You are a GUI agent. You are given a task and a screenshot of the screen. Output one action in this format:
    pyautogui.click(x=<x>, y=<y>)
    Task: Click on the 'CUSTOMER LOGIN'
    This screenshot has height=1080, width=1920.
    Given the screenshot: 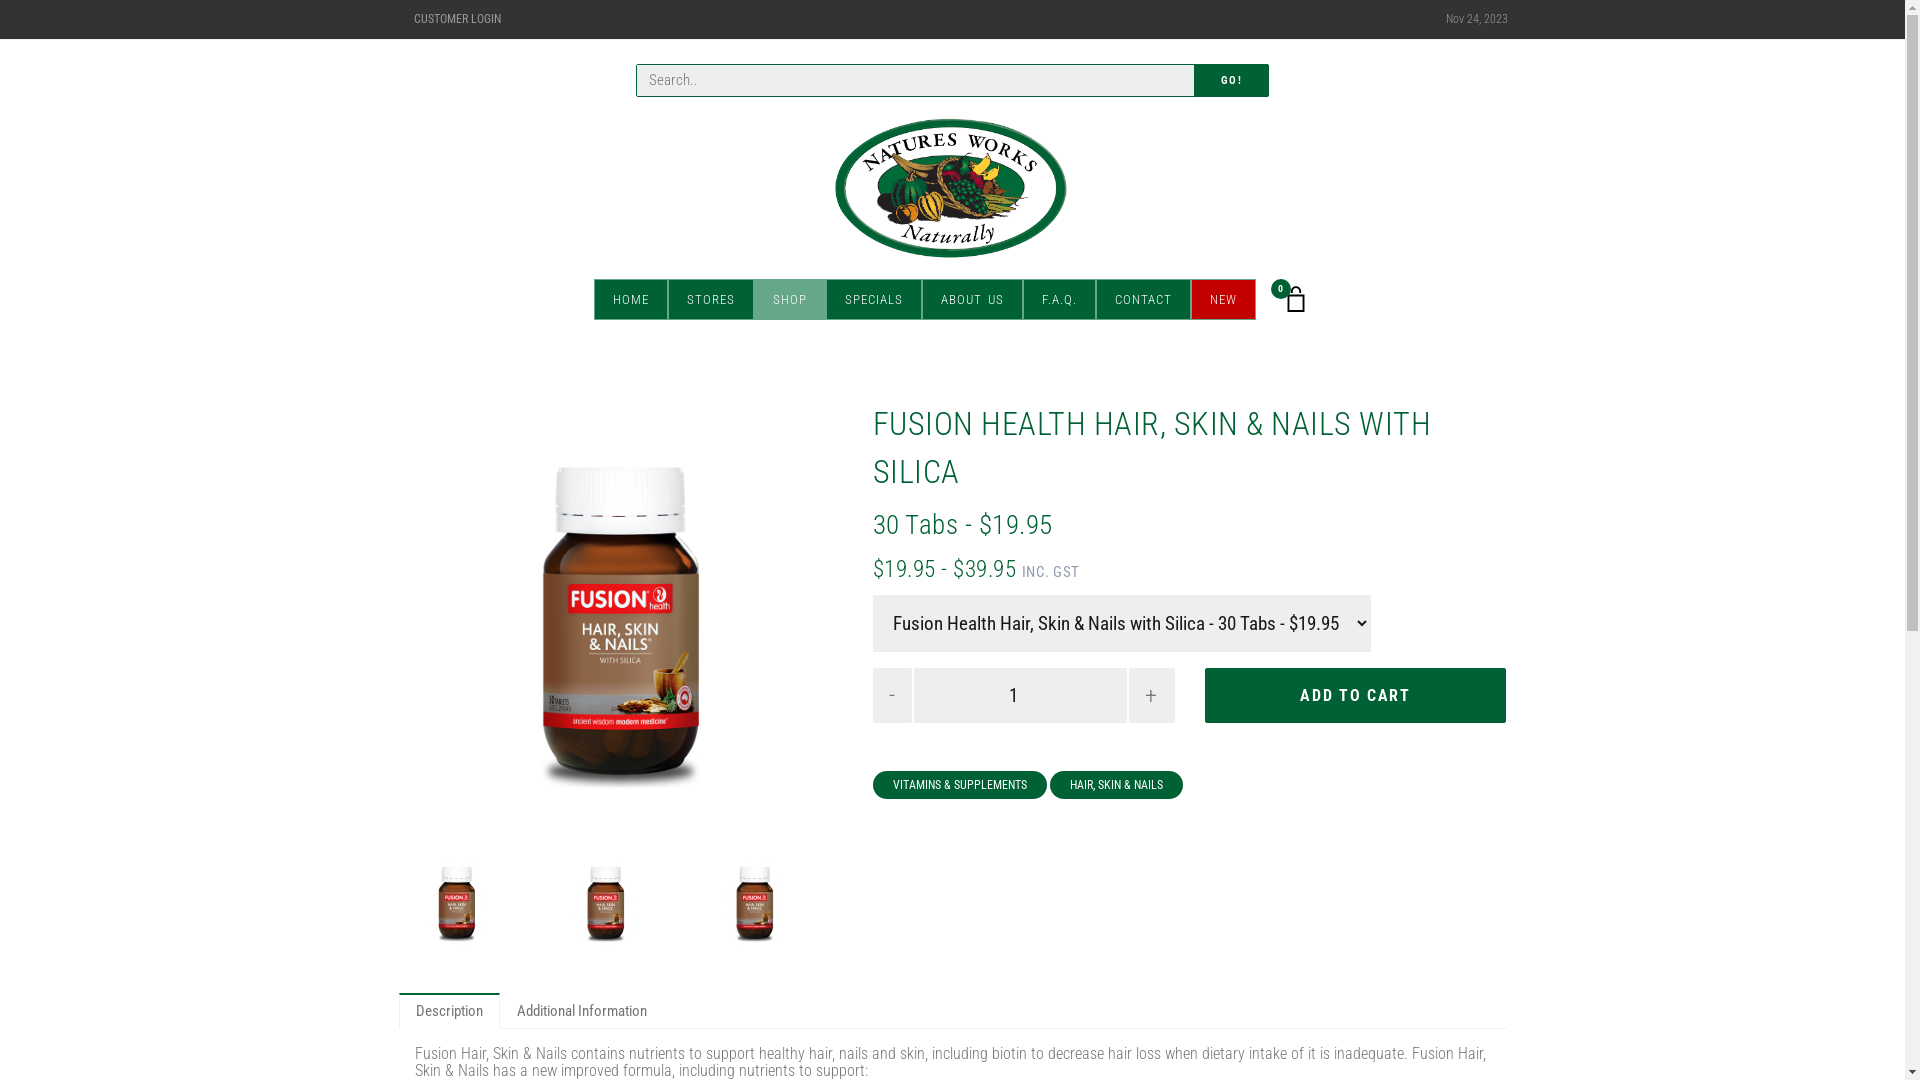 What is the action you would take?
    pyautogui.click(x=456, y=19)
    